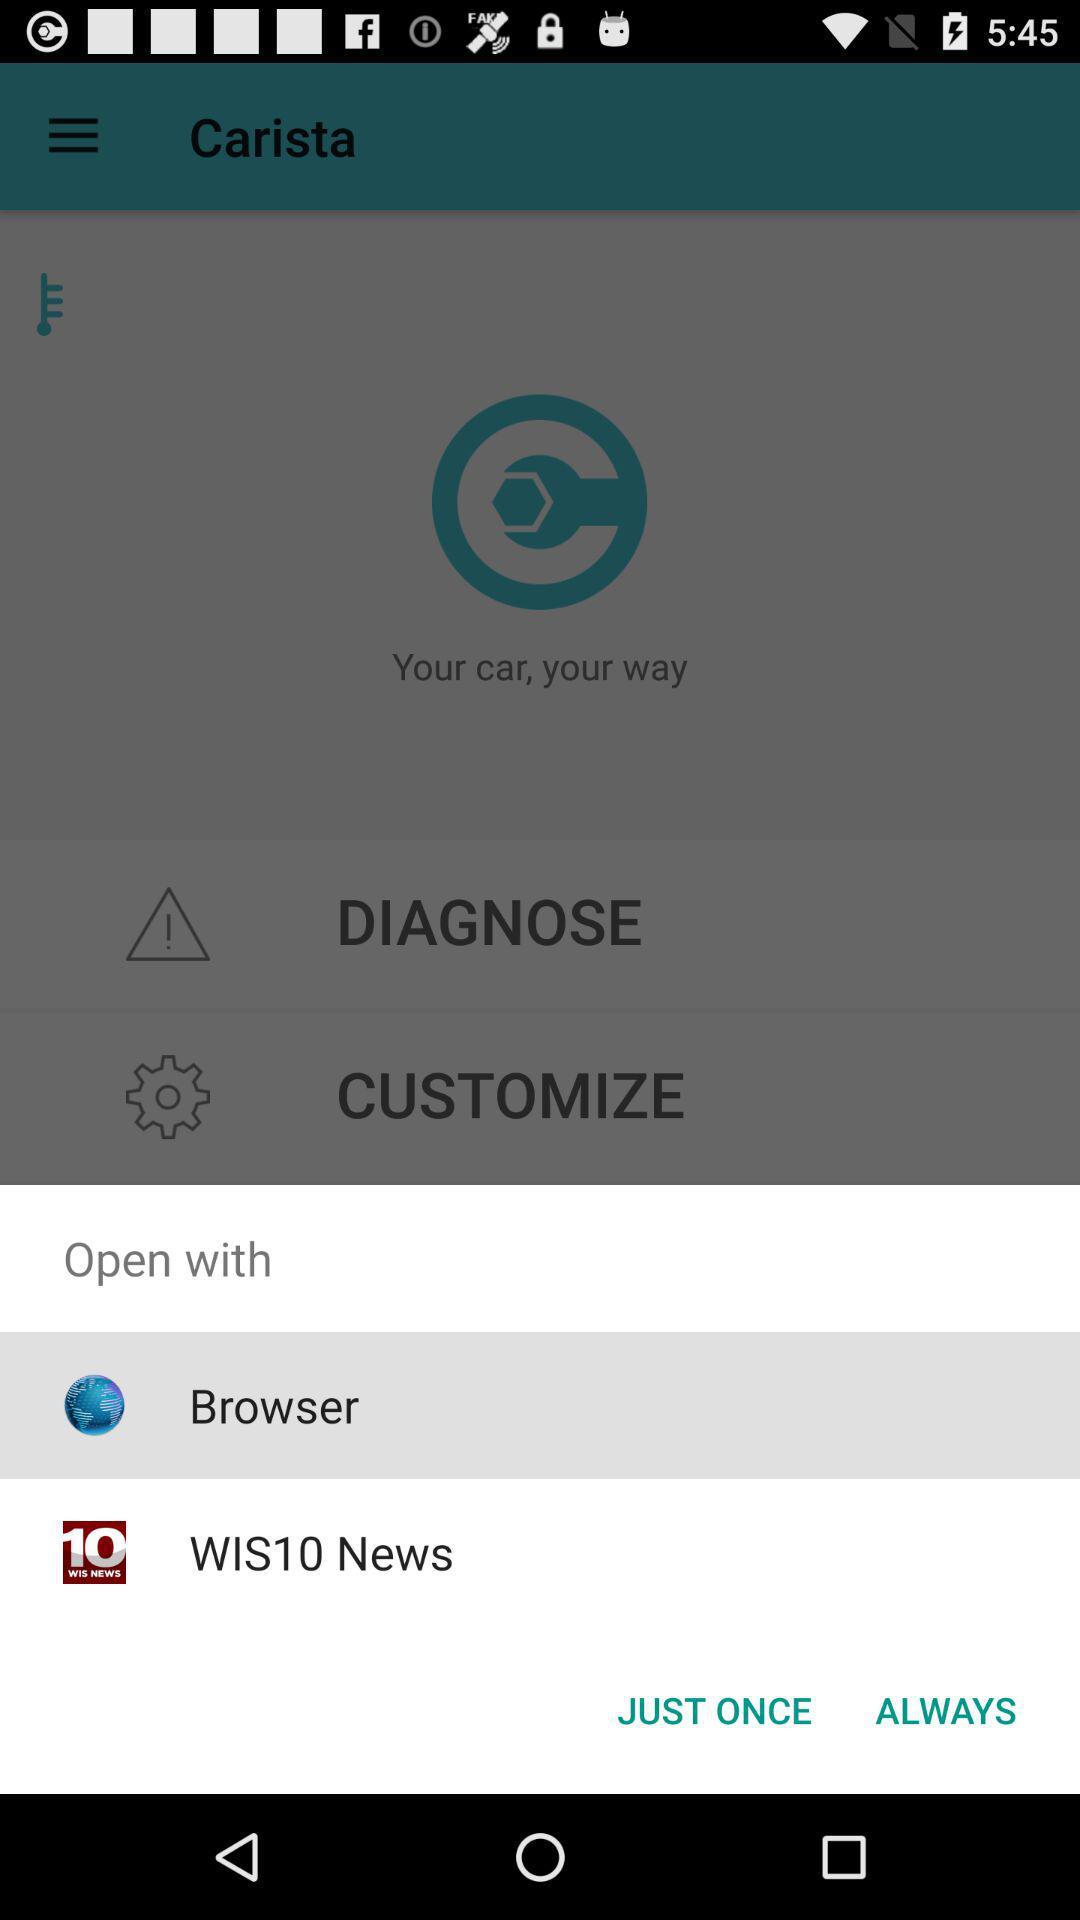 The height and width of the screenshot is (1920, 1080). I want to click on the app below the open with, so click(713, 1708).